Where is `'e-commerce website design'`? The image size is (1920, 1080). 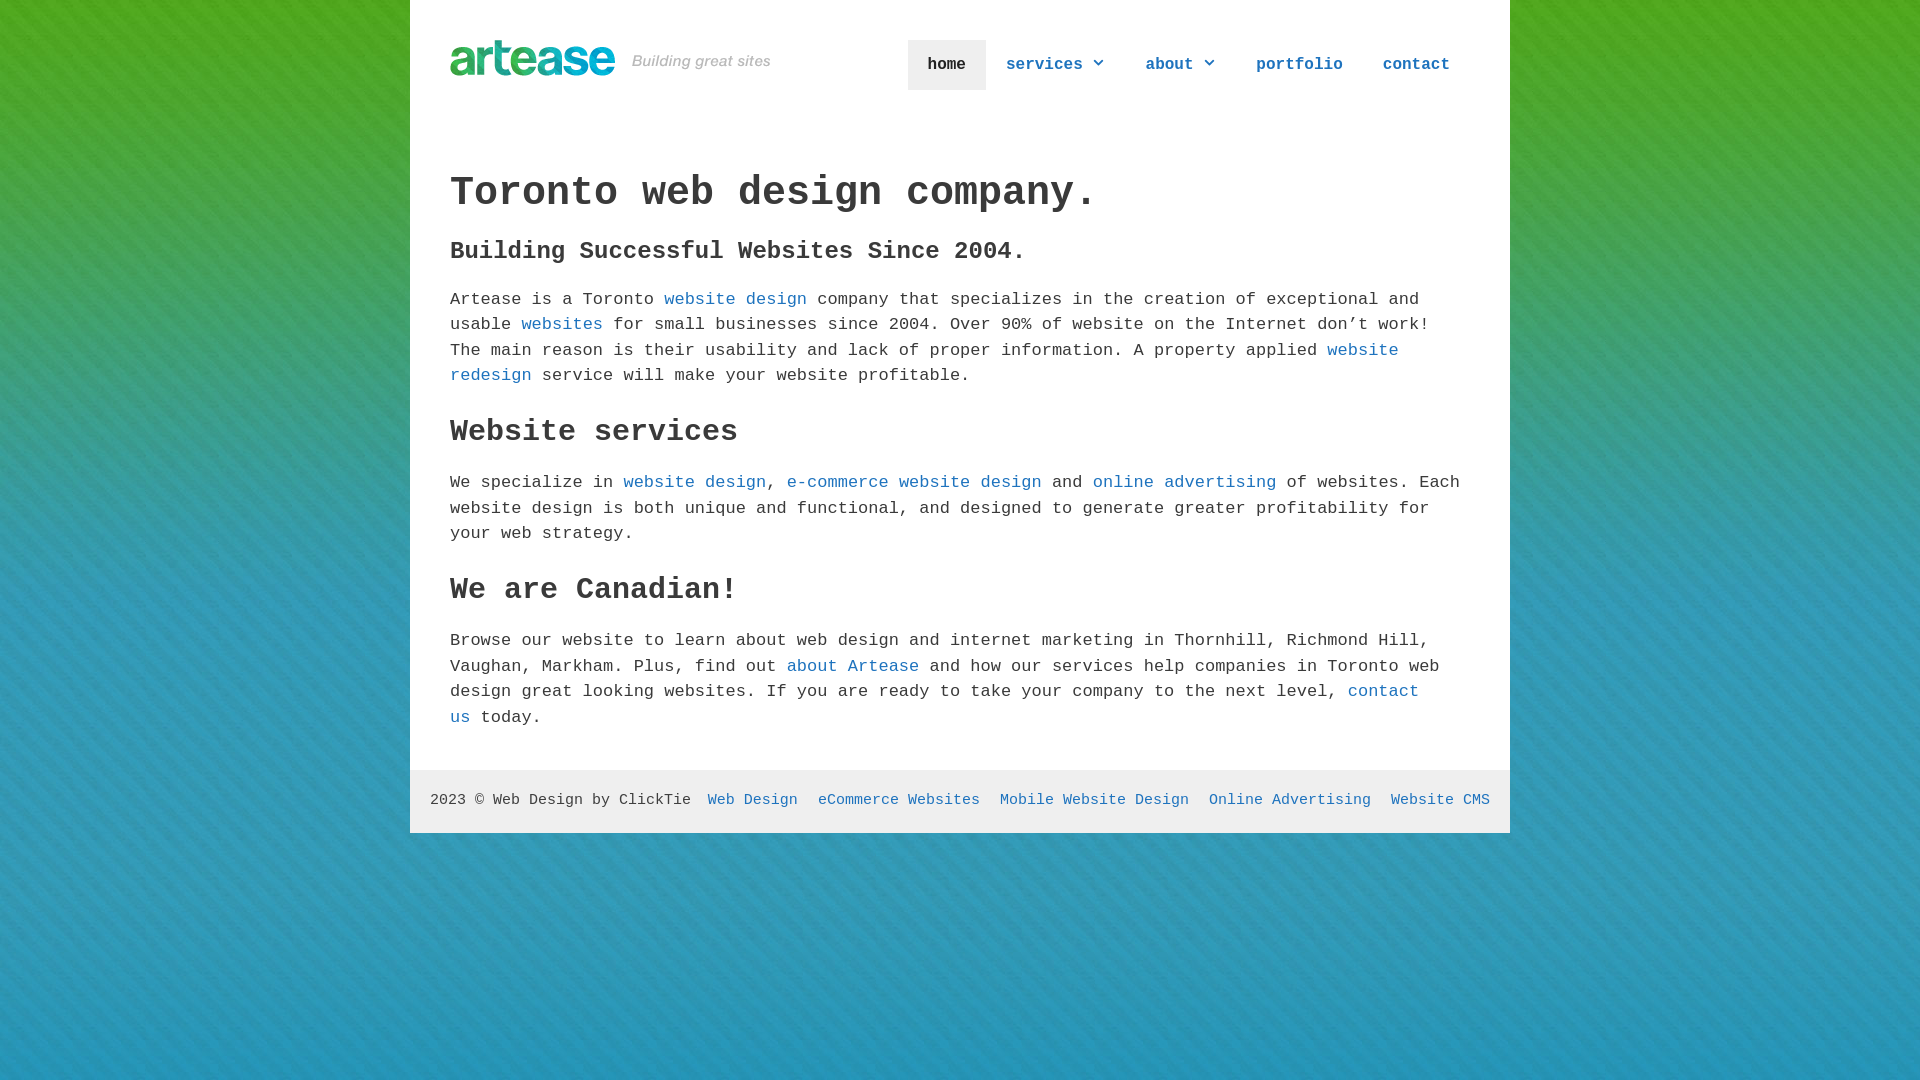
'e-commerce website design' is located at coordinates (786, 482).